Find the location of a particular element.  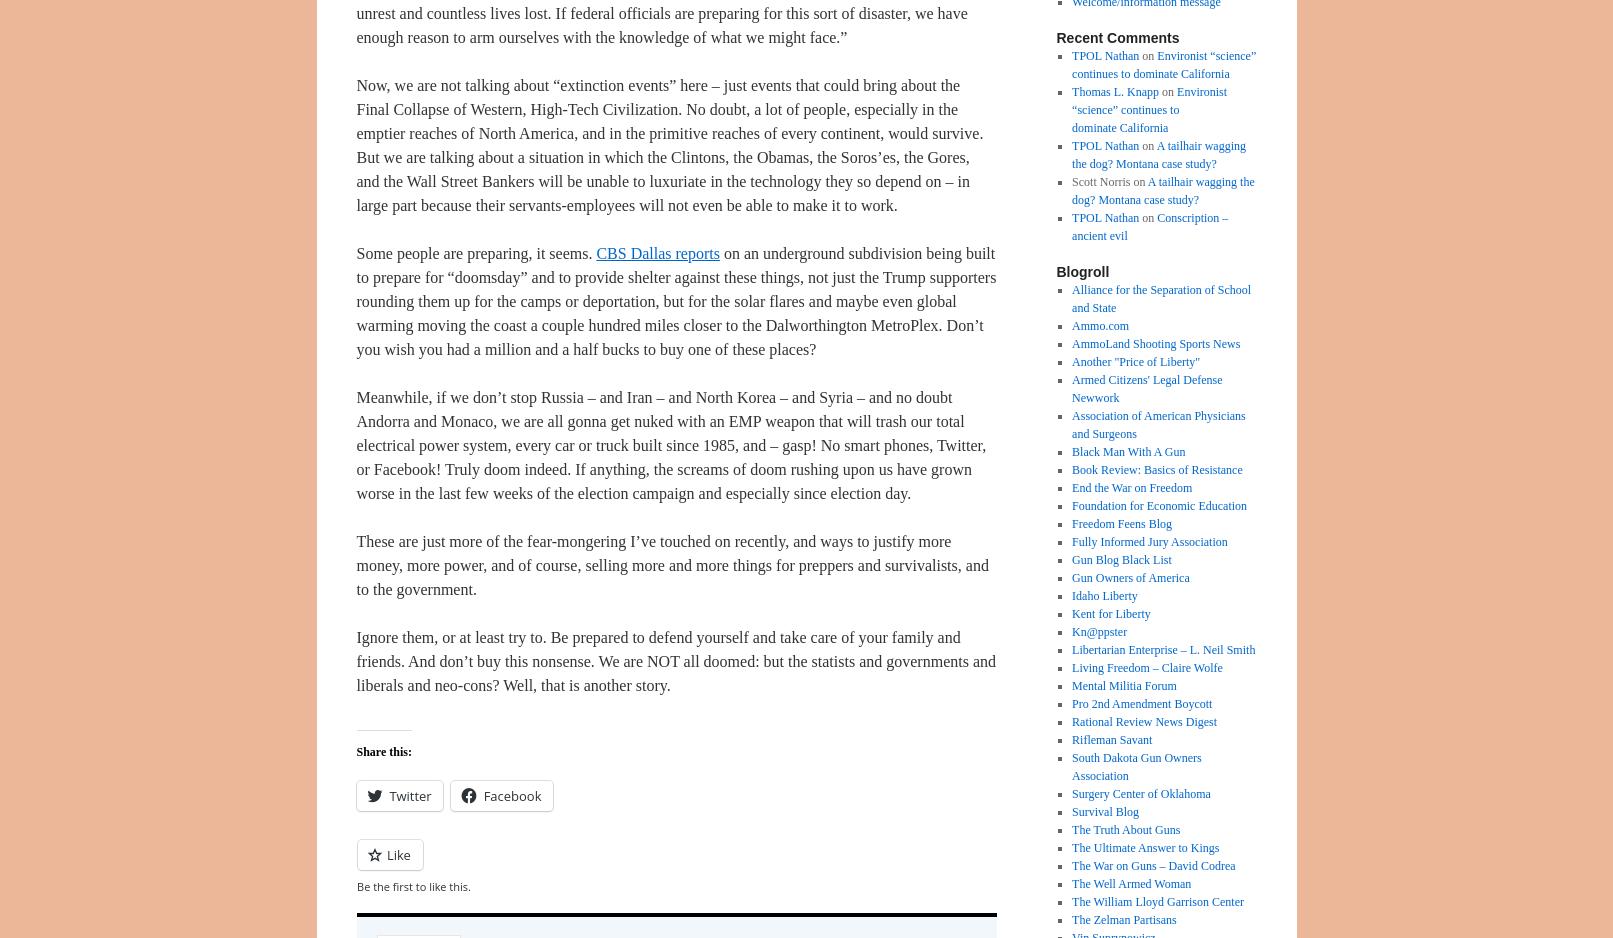

'The William Lloyd Garrison Center' is located at coordinates (1156, 901).